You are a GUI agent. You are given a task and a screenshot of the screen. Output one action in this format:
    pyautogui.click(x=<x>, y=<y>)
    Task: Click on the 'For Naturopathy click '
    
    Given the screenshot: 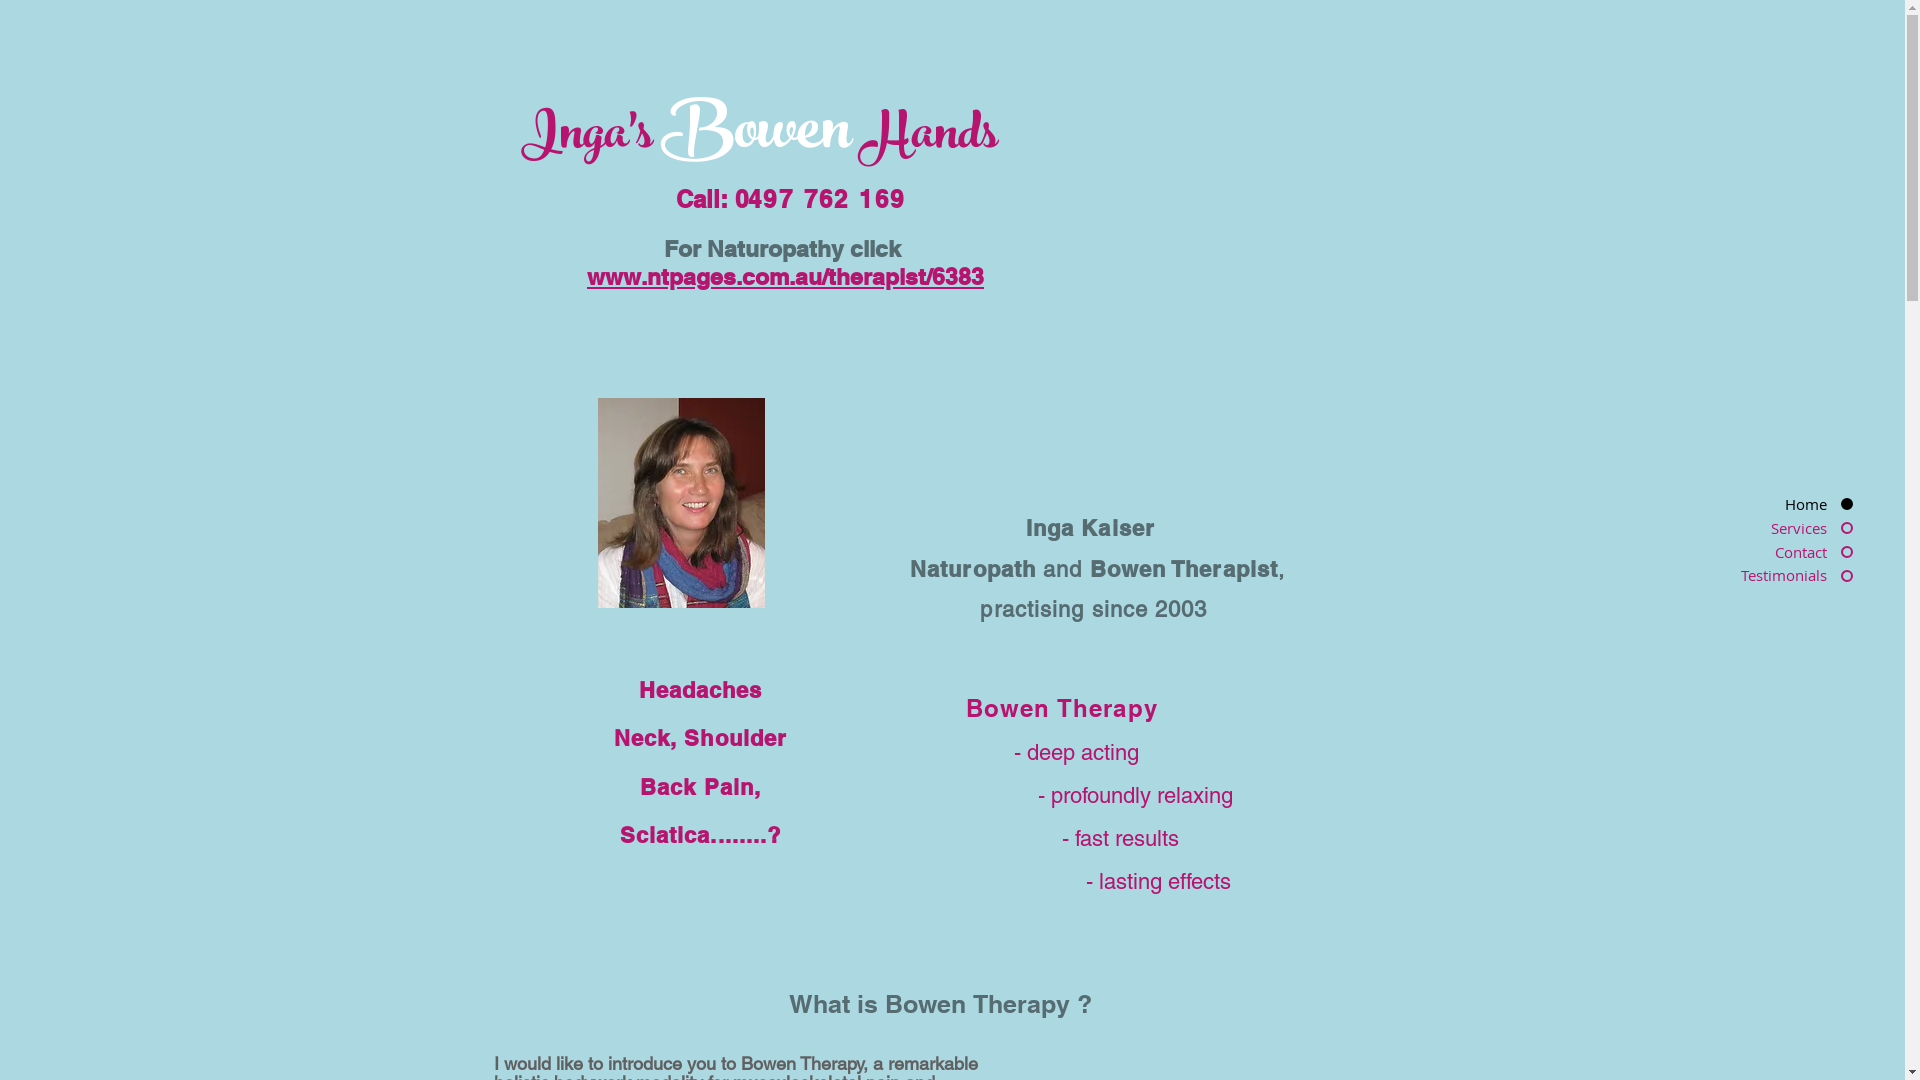 What is the action you would take?
    pyautogui.click(x=784, y=246)
    